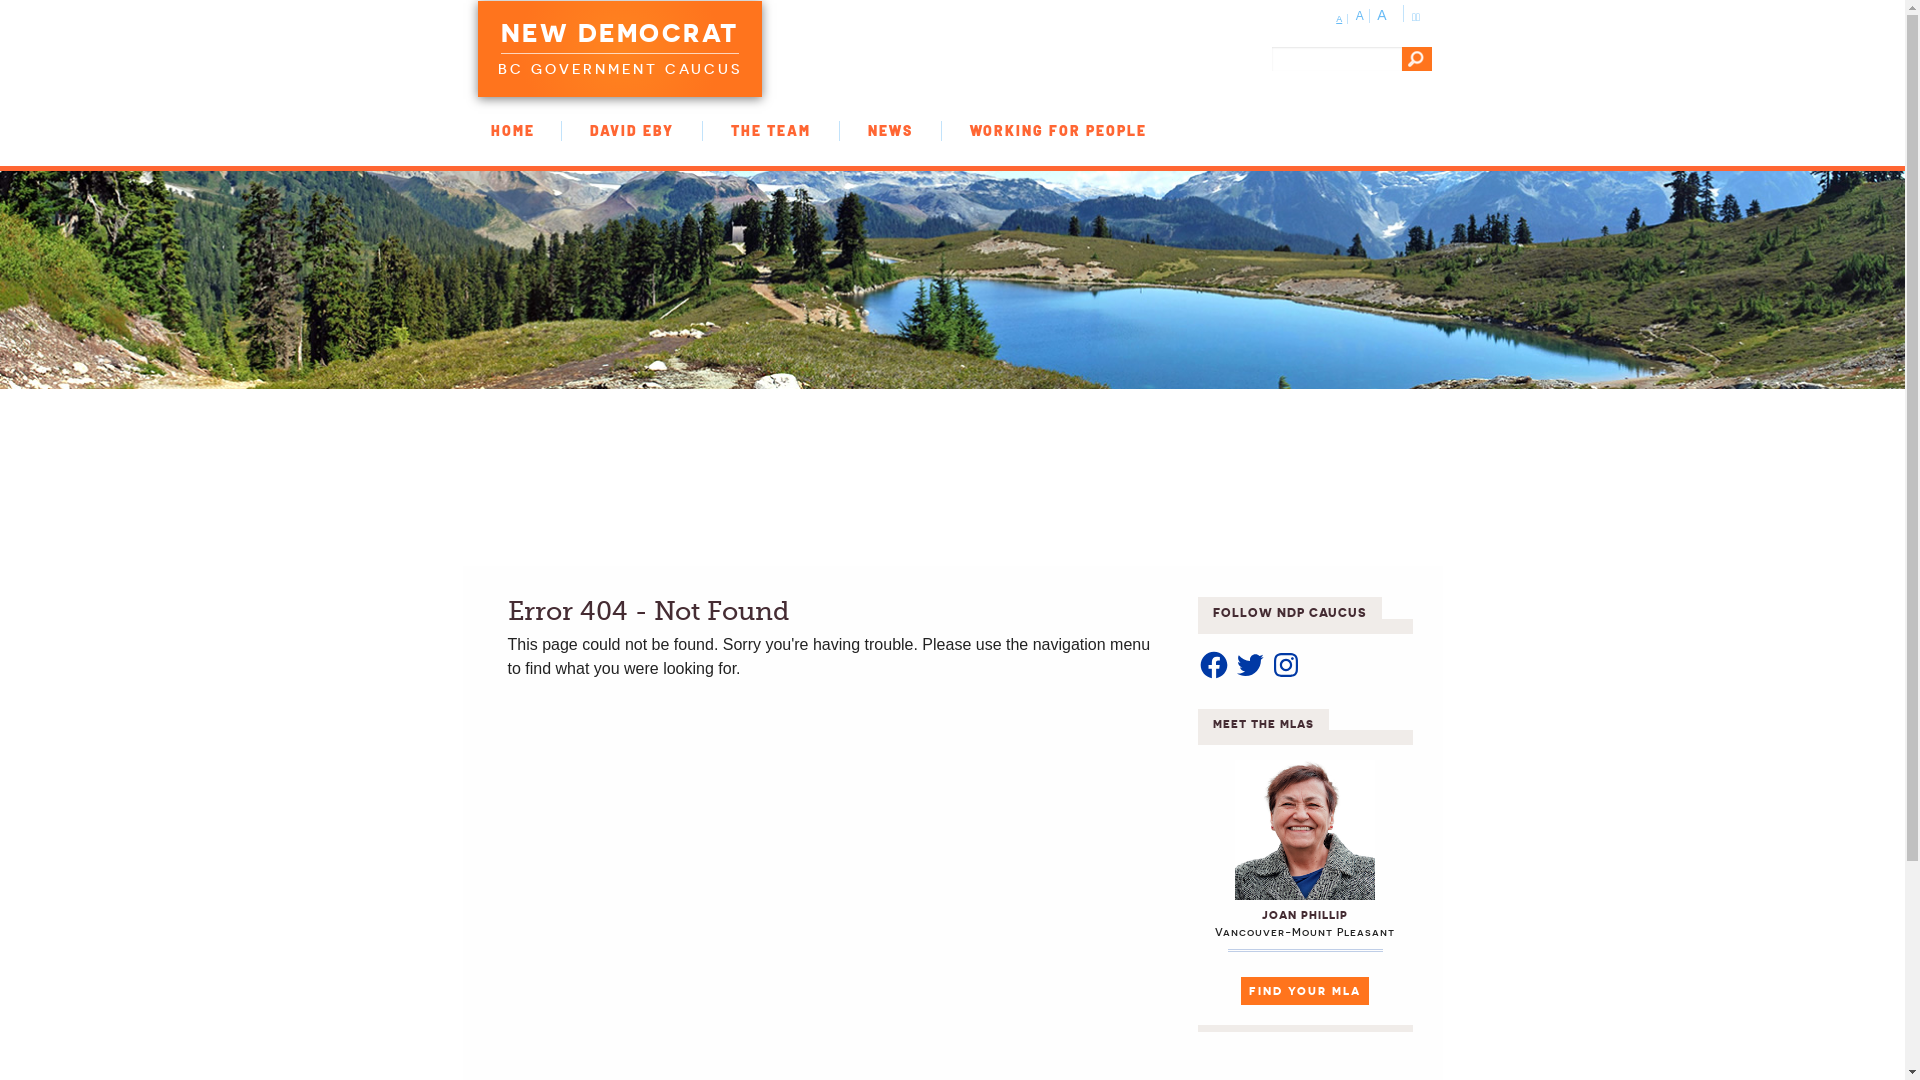  Describe the element at coordinates (1356, 15) in the screenshot. I see `'A'` at that location.